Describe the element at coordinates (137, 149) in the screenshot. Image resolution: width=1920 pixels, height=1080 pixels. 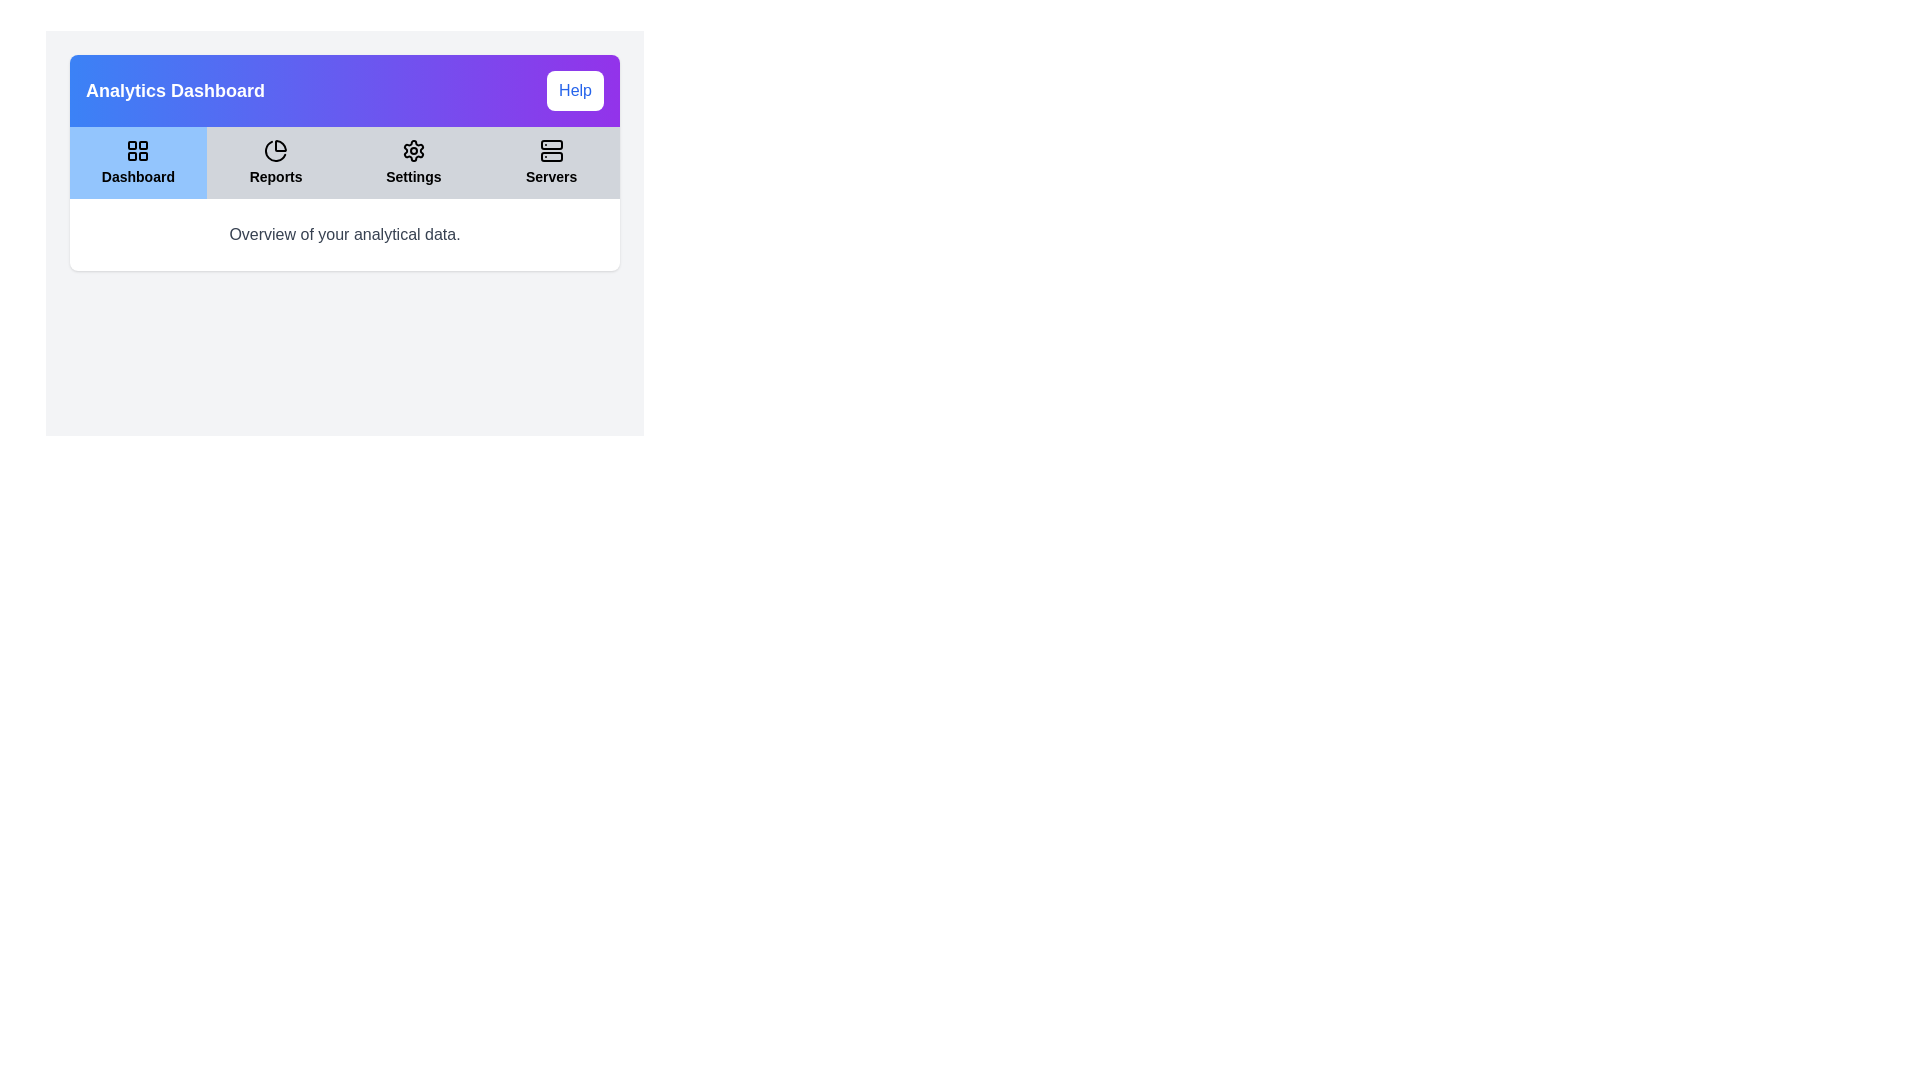
I see `the 'Dashboard' icon located in the navigation section at the top of the interface` at that location.